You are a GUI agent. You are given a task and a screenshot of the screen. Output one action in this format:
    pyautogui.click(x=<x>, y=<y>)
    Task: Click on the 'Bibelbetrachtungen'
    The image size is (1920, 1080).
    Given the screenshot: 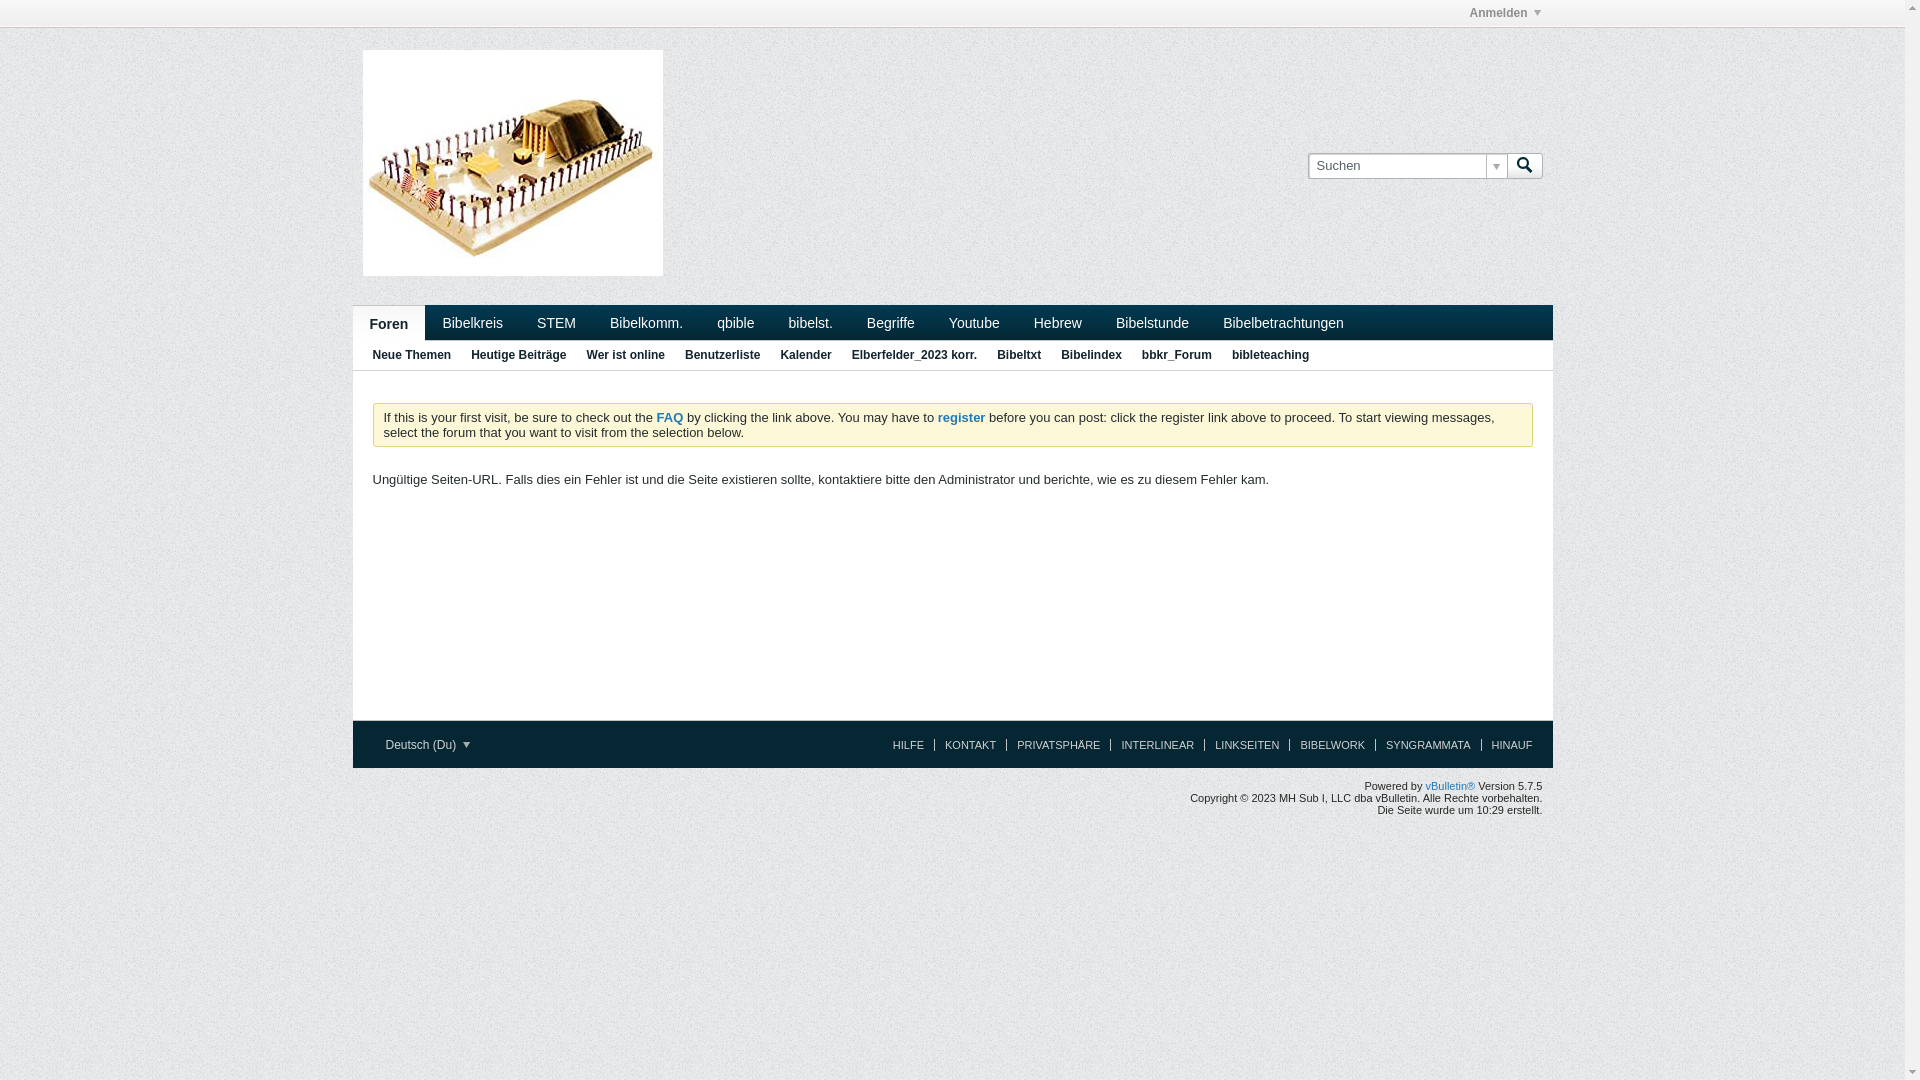 What is the action you would take?
    pyautogui.click(x=1283, y=321)
    